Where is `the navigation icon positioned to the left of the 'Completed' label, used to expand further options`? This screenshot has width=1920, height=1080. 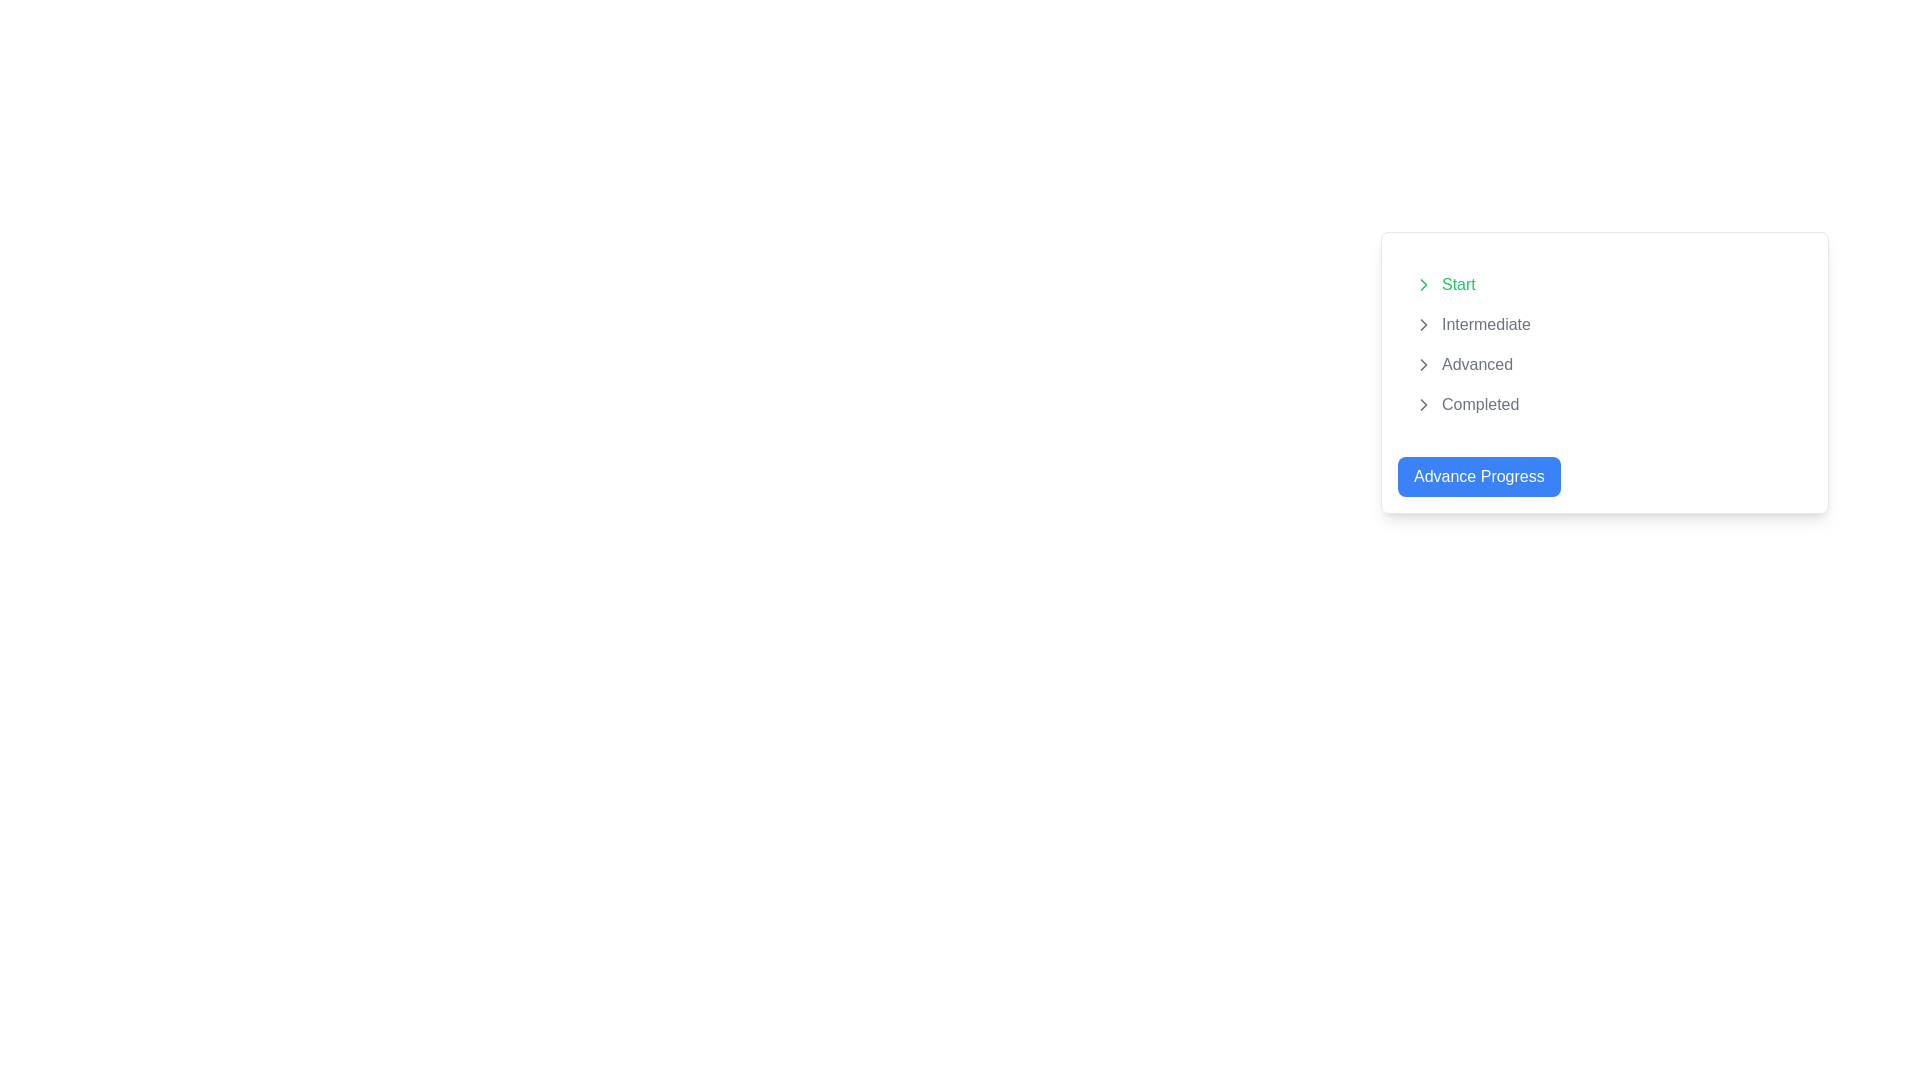
the navigation icon positioned to the left of the 'Completed' label, used to expand further options is located at coordinates (1423, 405).